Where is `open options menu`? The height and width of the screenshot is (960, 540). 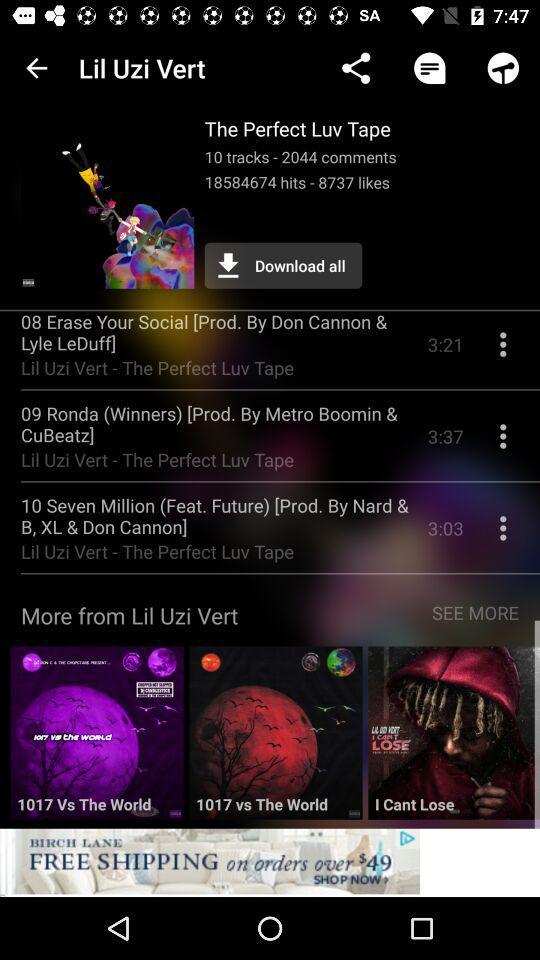
open options menu is located at coordinates (502, 352).